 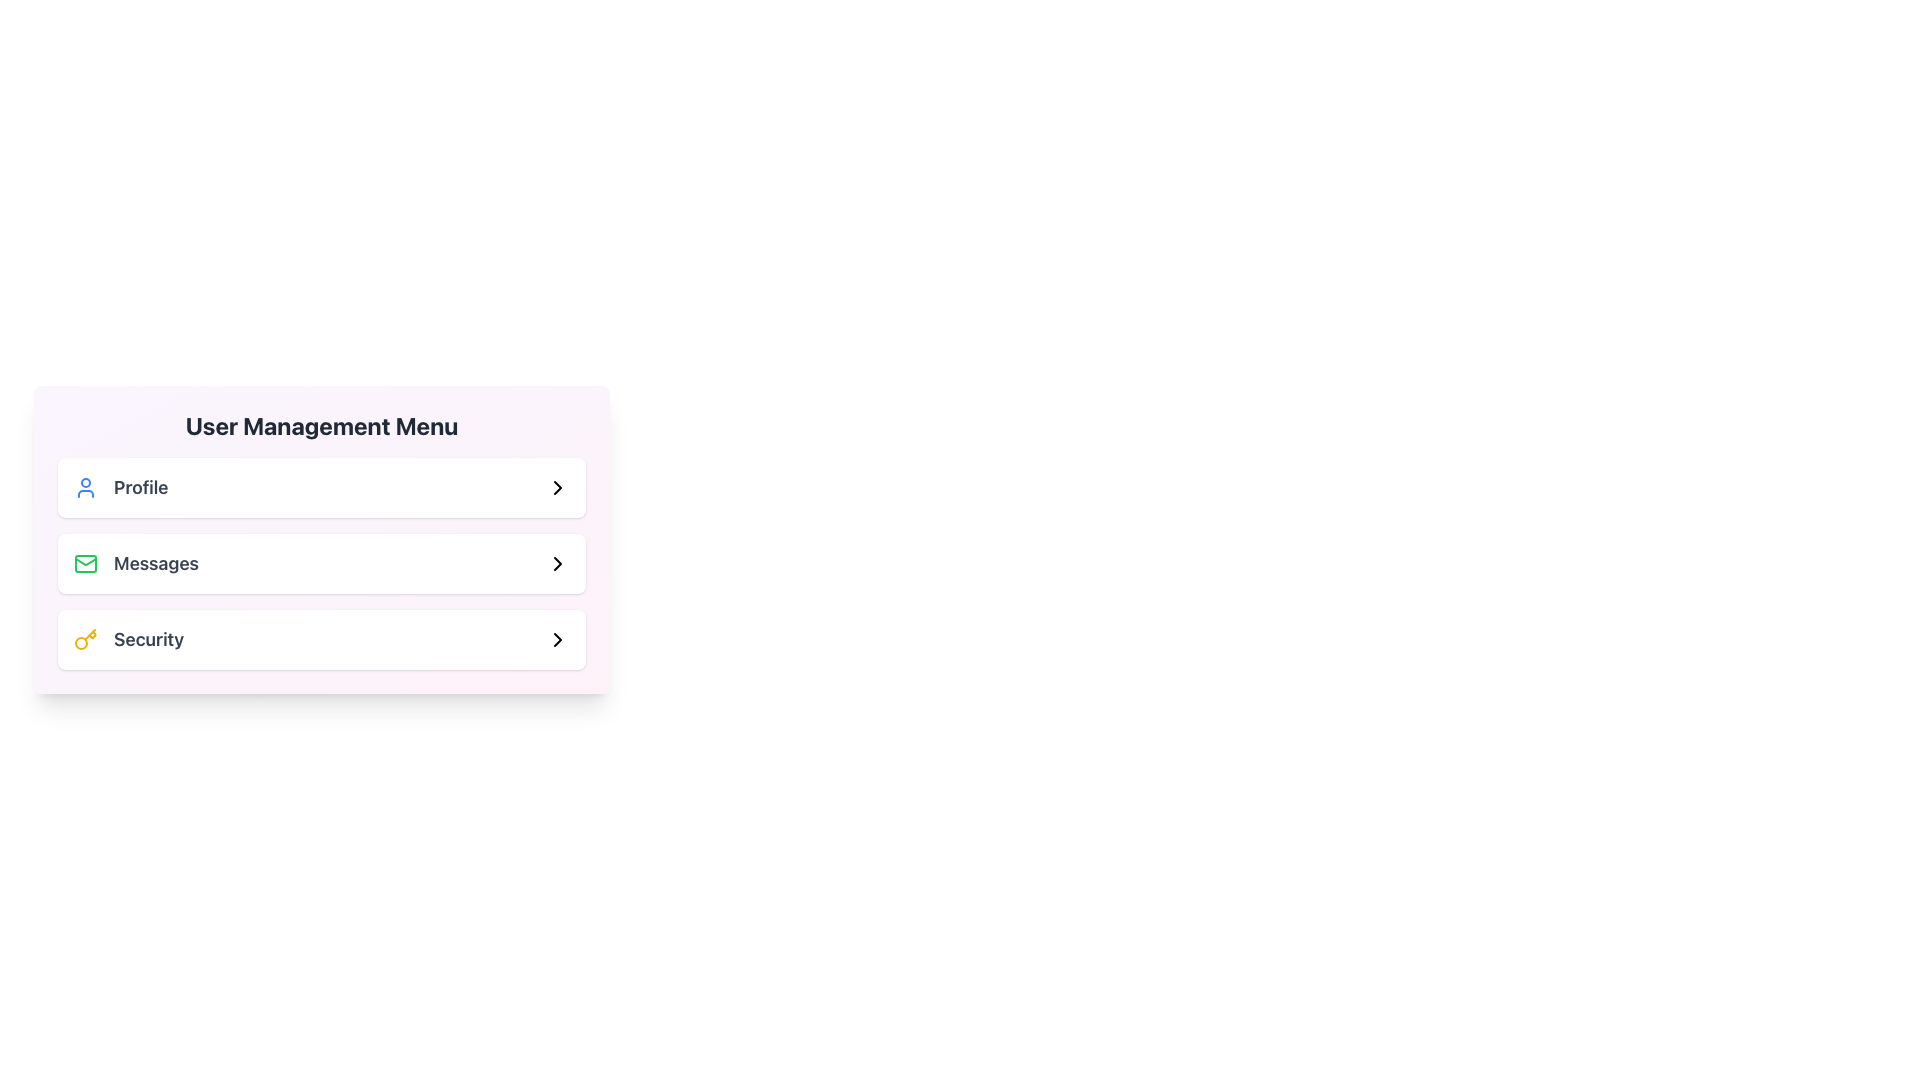 I want to click on the navigation icon located to the extreme right of the 'Profile' item in the 'User Management Menu', so click(x=557, y=488).